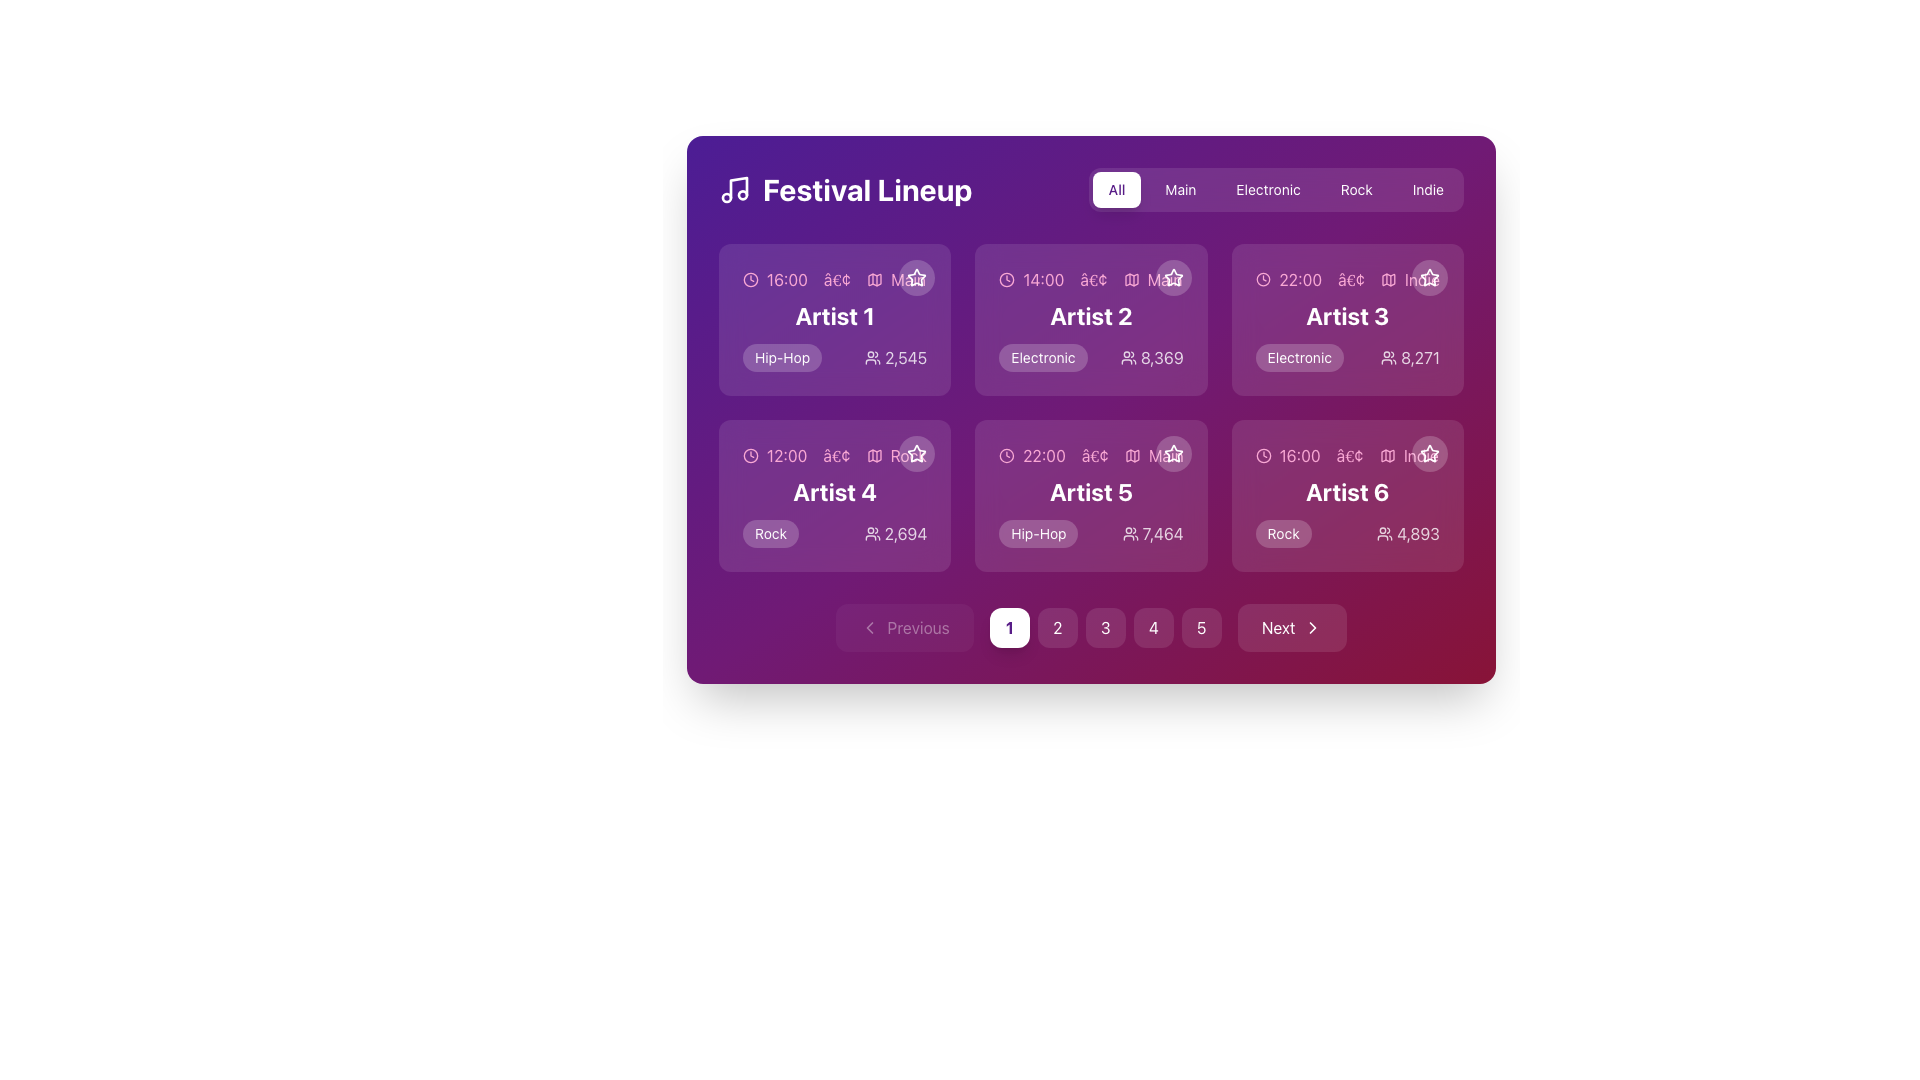 Image resolution: width=1920 pixels, height=1080 pixels. Describe the element at coordinates (1165, 280) in the screenshot. I see `the text label displaying 'main' in the lower-right section of the second card for 'Artist 2'` at that location.